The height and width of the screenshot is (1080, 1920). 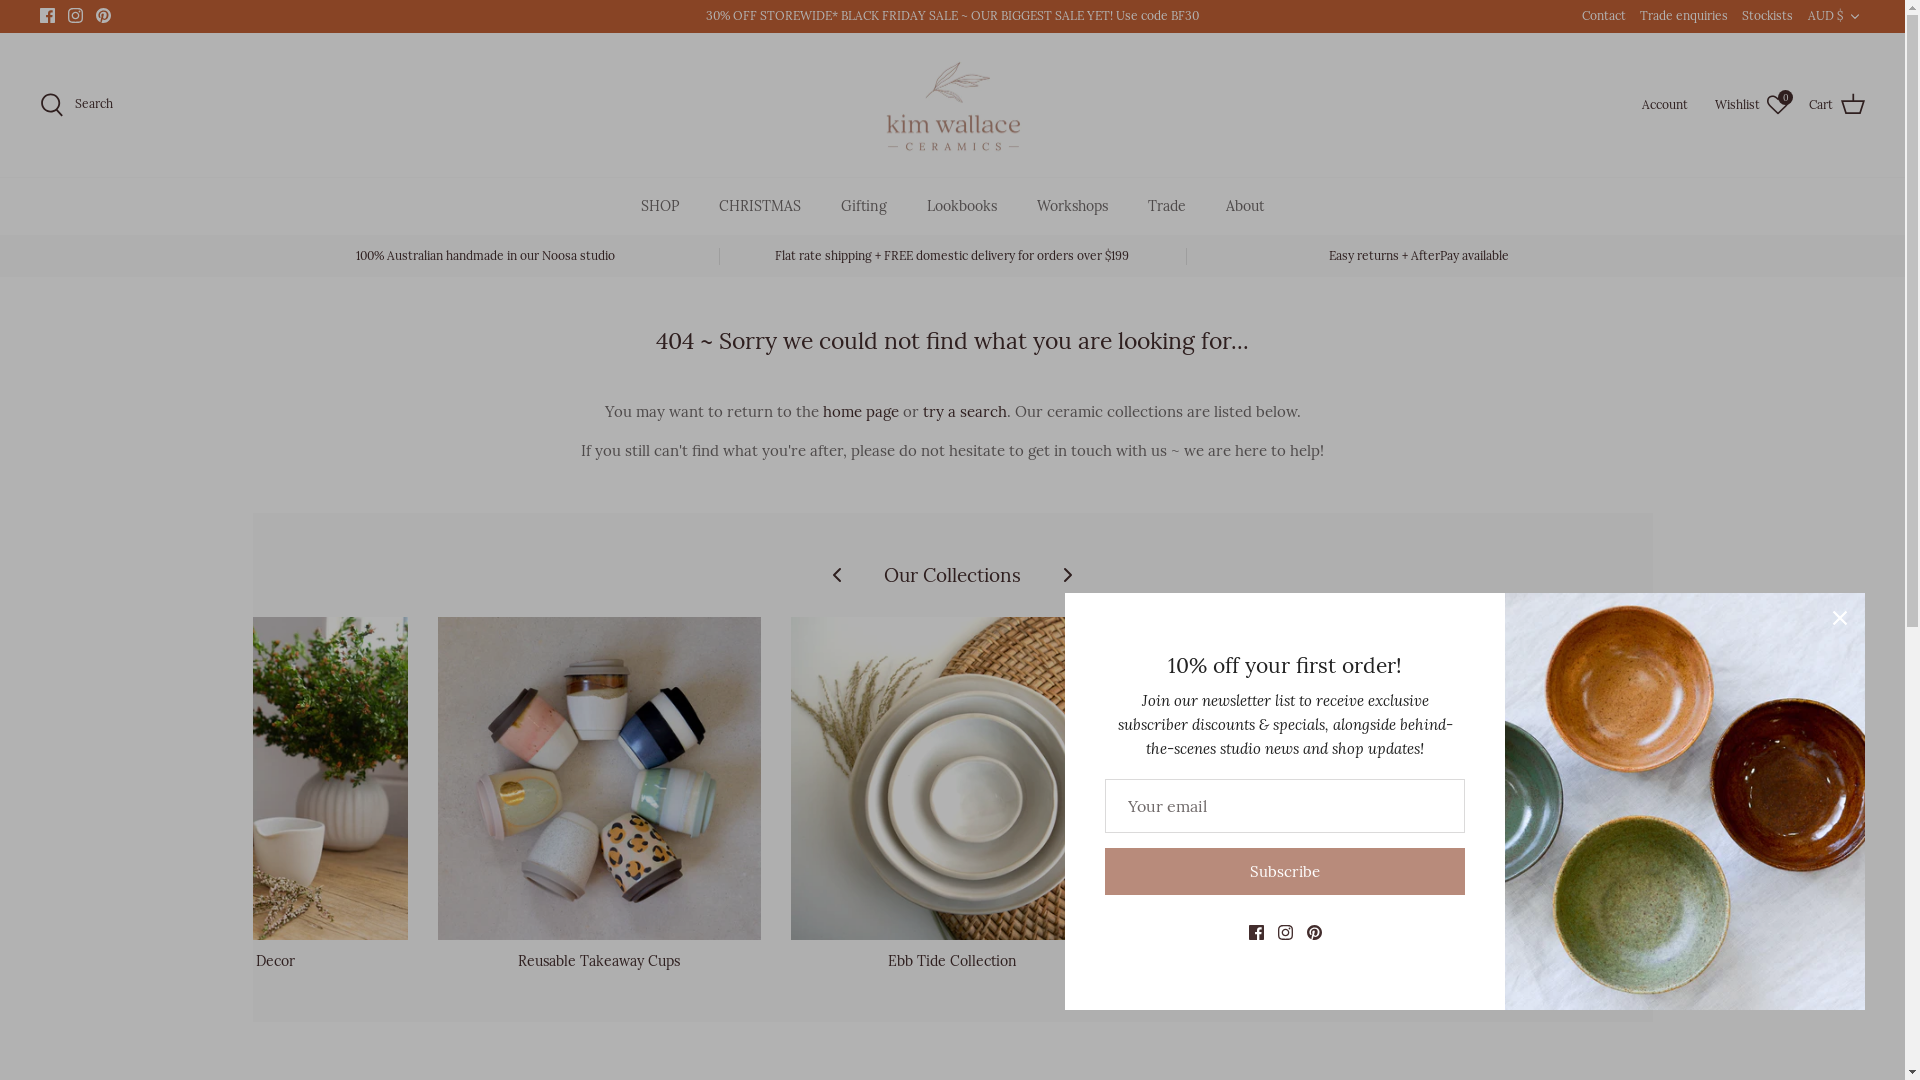 I want to click on 'Cart', so click(x=1809, y=104).